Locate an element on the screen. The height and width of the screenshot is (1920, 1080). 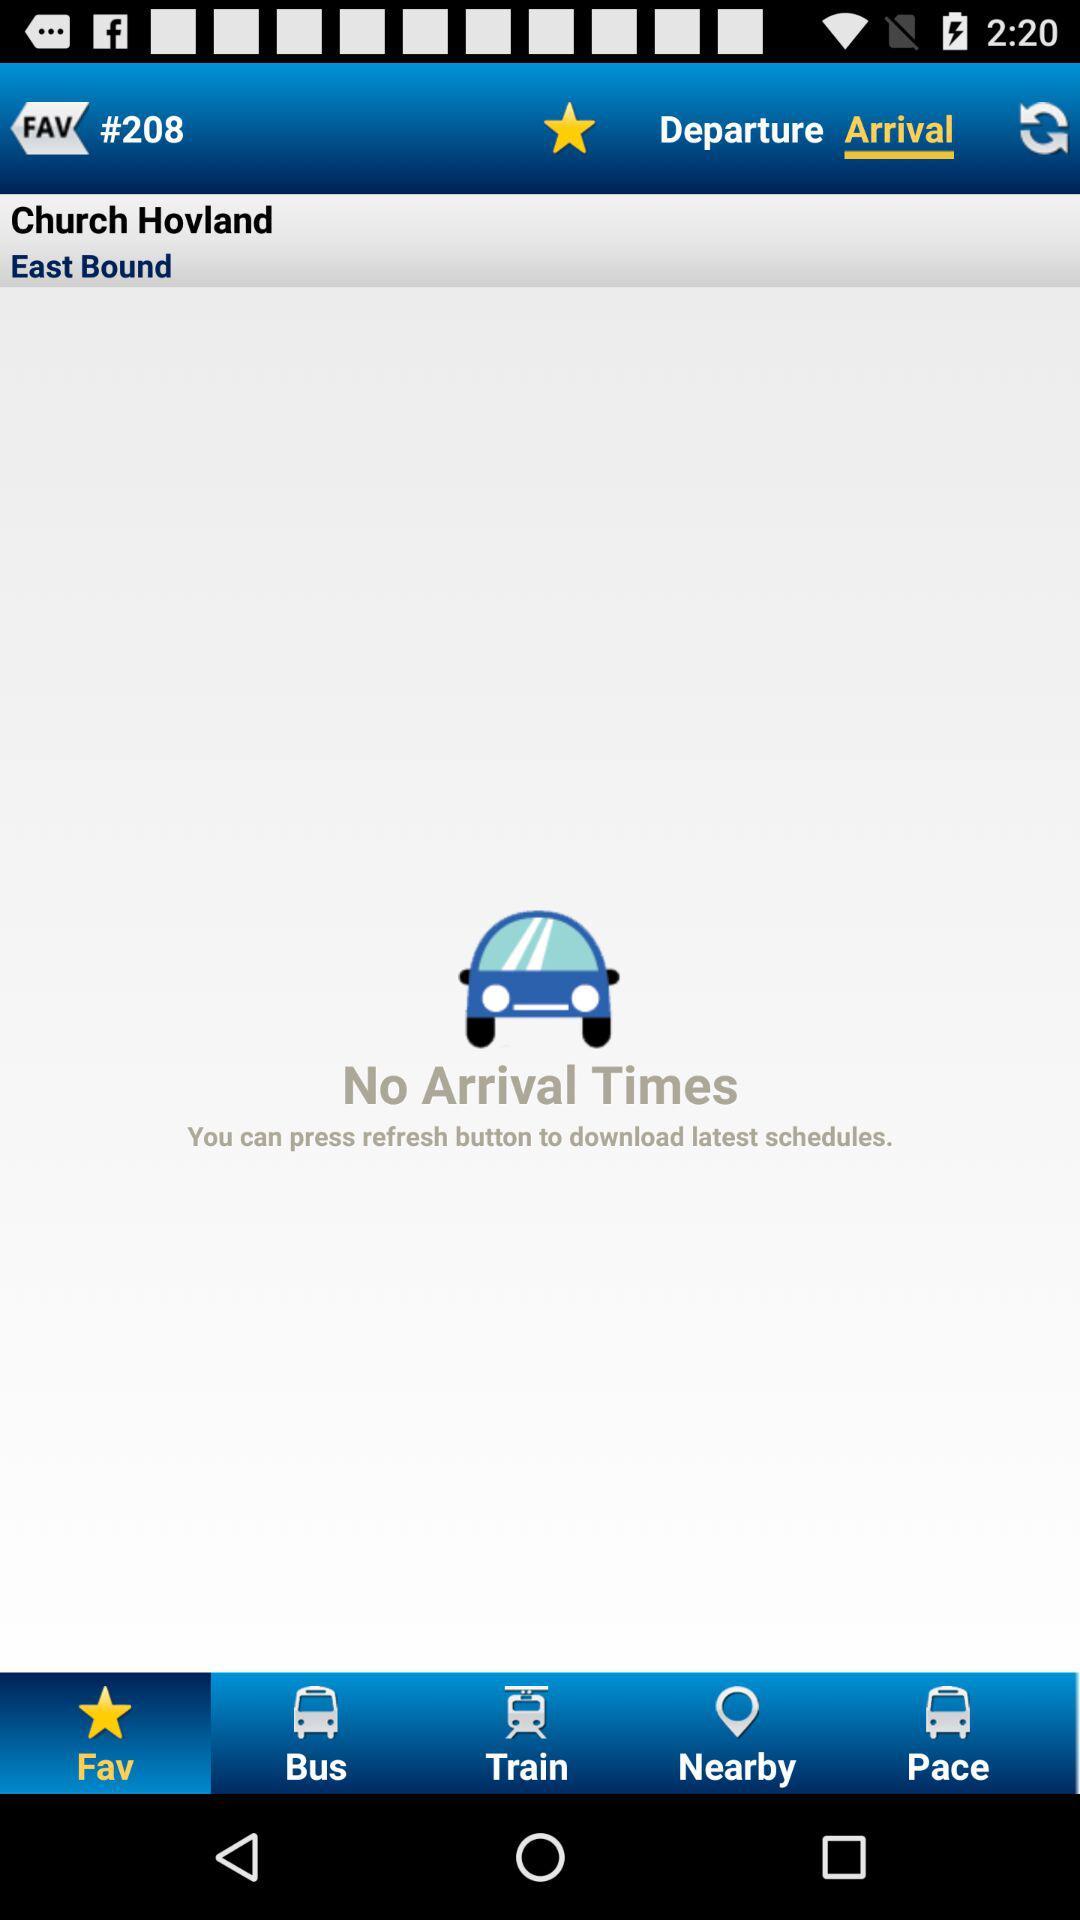
the icon present above the train is located at coordinates (525, 1711).